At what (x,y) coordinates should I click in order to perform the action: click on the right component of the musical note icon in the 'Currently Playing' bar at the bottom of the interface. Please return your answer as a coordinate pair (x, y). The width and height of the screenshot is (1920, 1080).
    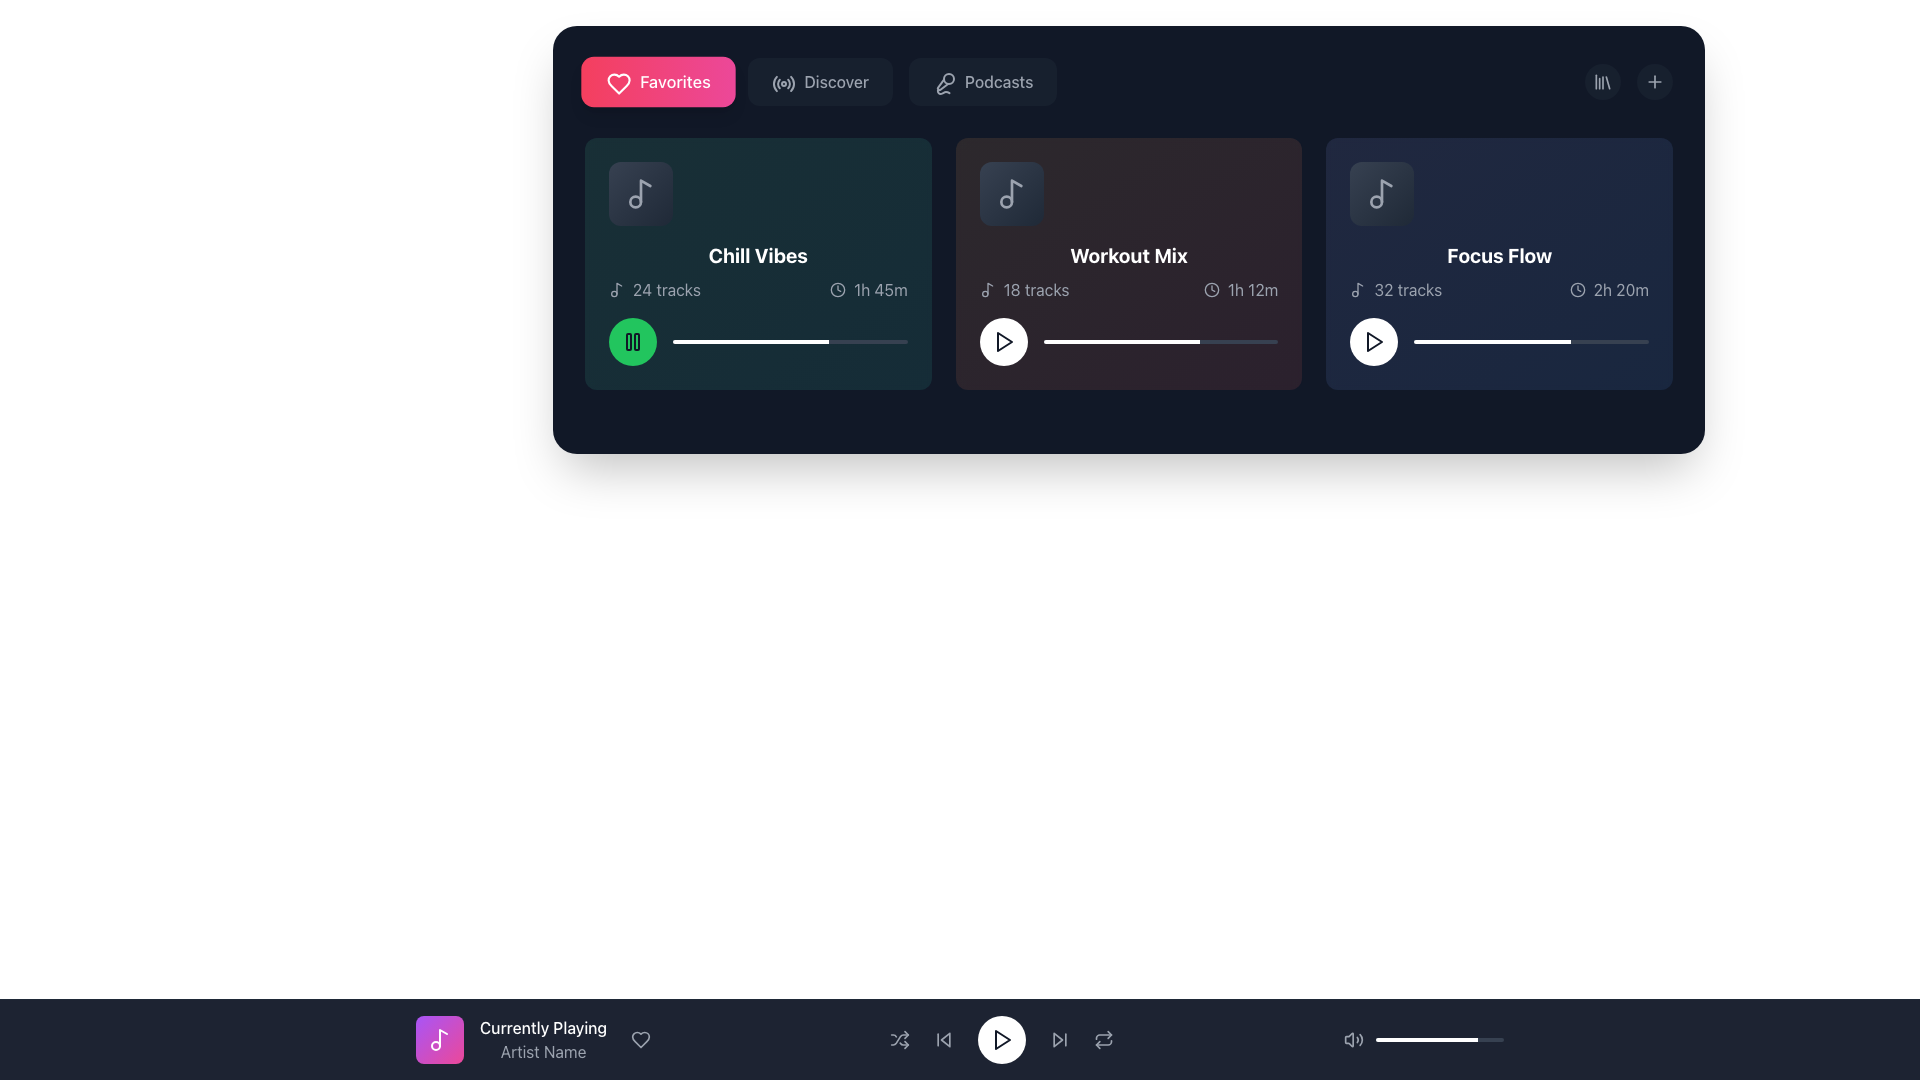
    Looking at the image, I should click on (442, 1036).